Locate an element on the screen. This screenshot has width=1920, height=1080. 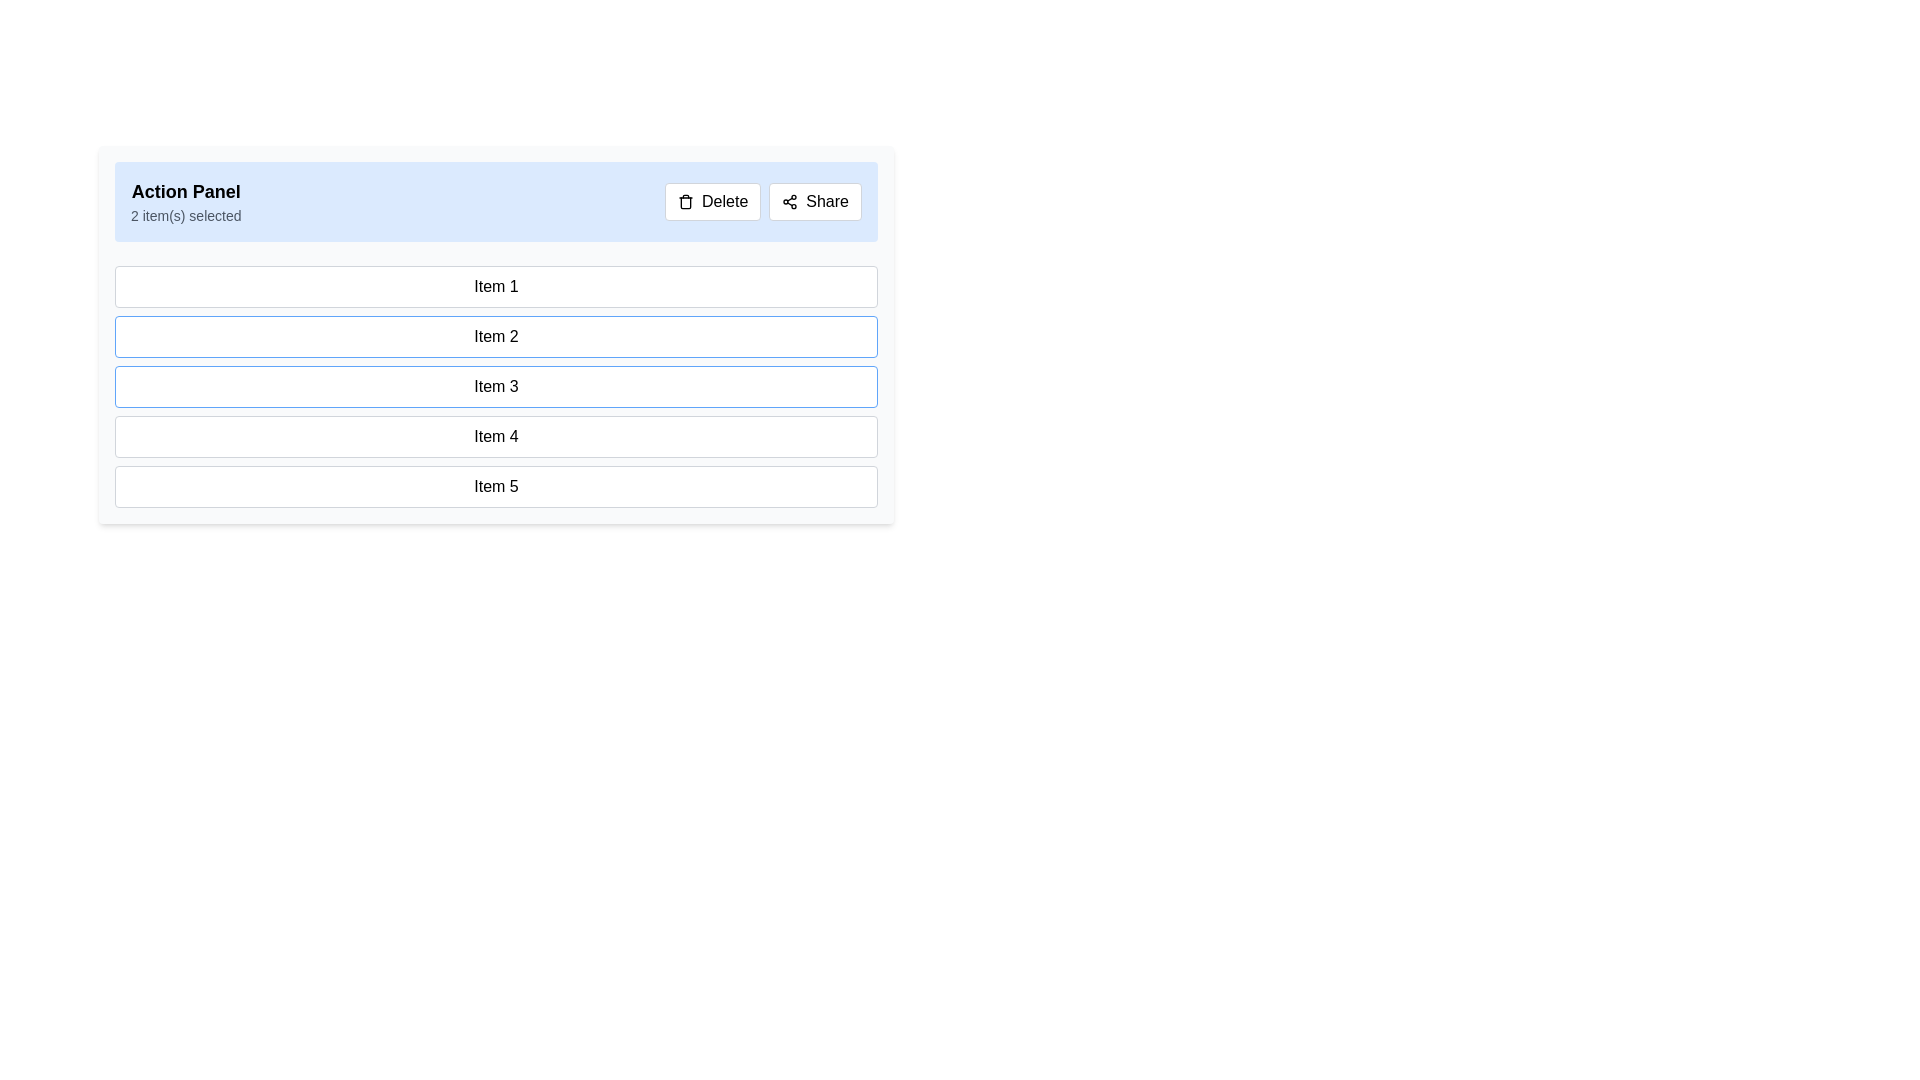
the interactive panel that contains buttons, text, and list items where users can view and manage selected items is located at coordinates (496, 334).